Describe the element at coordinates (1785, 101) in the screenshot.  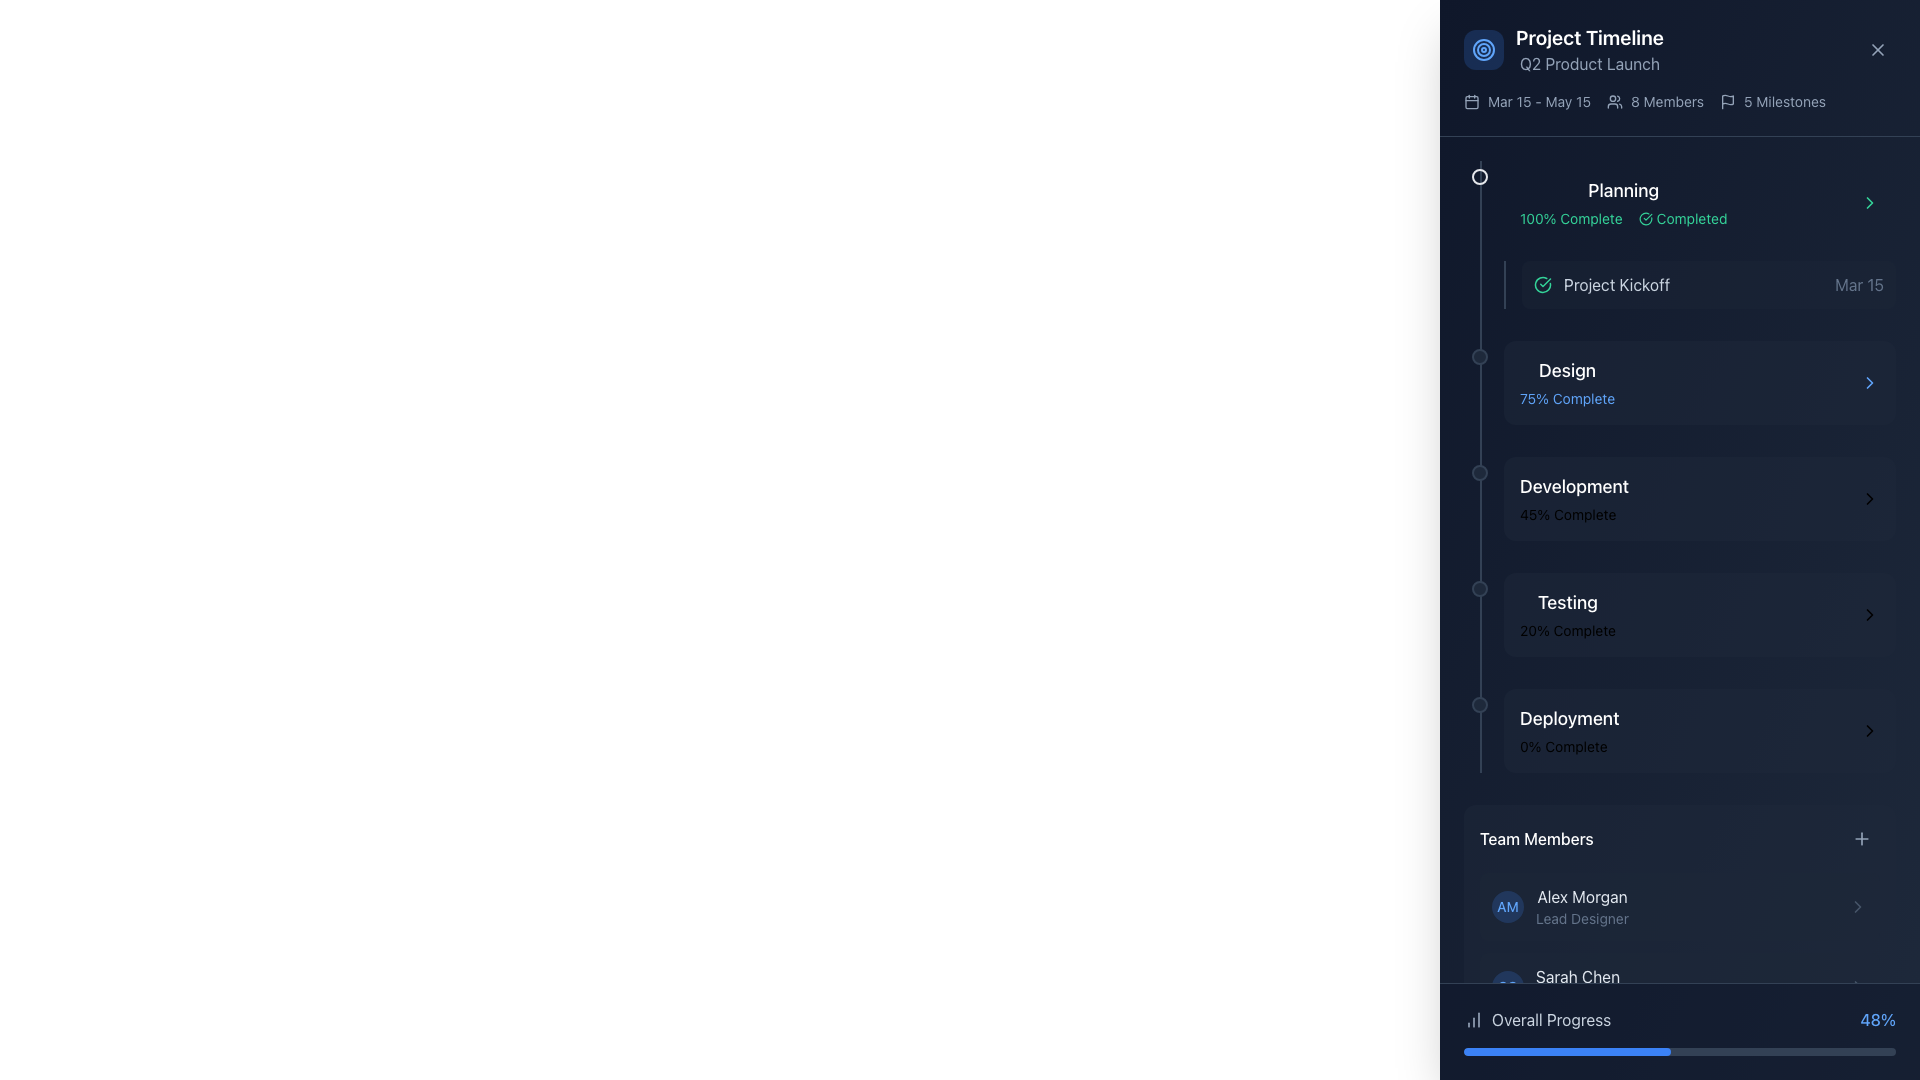
I see `the static text label that displays the number of milestones associated with the project, located at the top-right corner of the interface, to the right of a flag icon` at that location.